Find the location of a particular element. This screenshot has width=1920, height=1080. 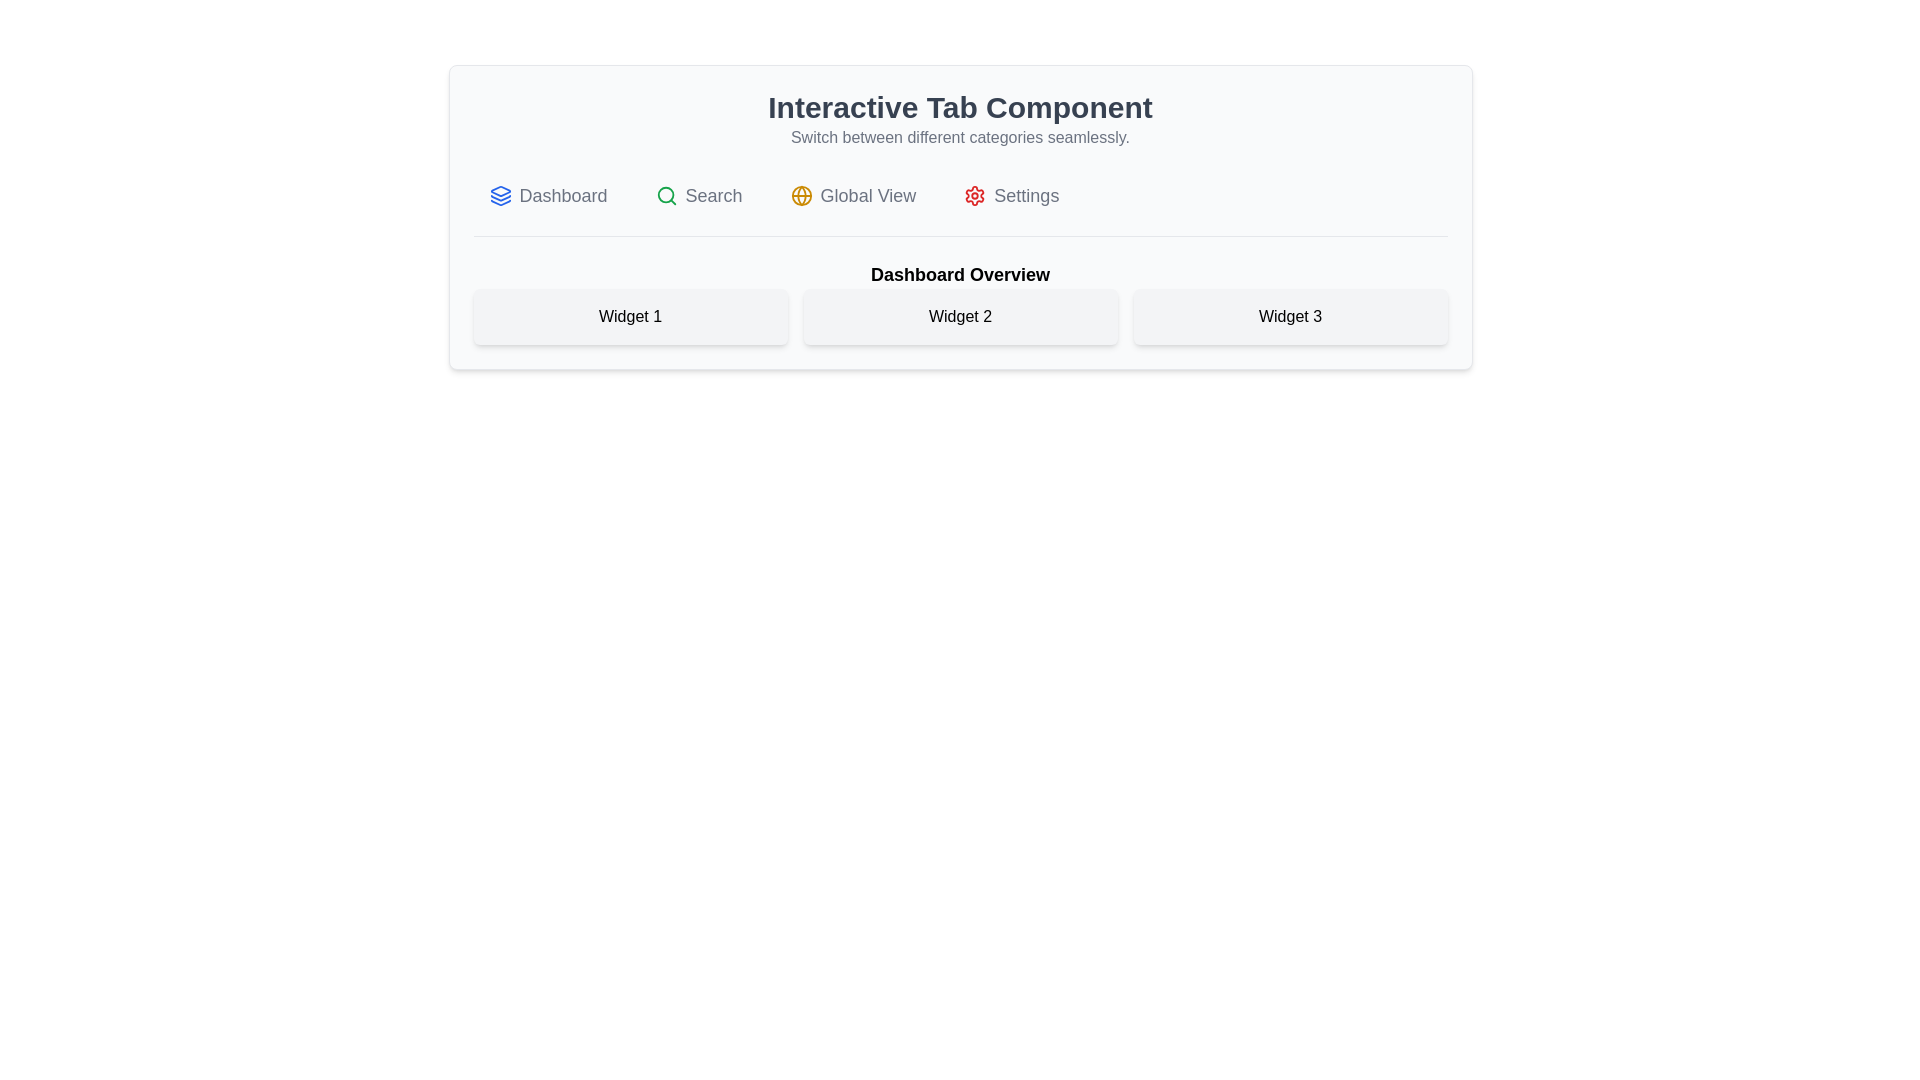

the 'Dashboard' button located on the far-left side of the horizontal row of buttons near the top of the interface is located at coordinates (548, 196).